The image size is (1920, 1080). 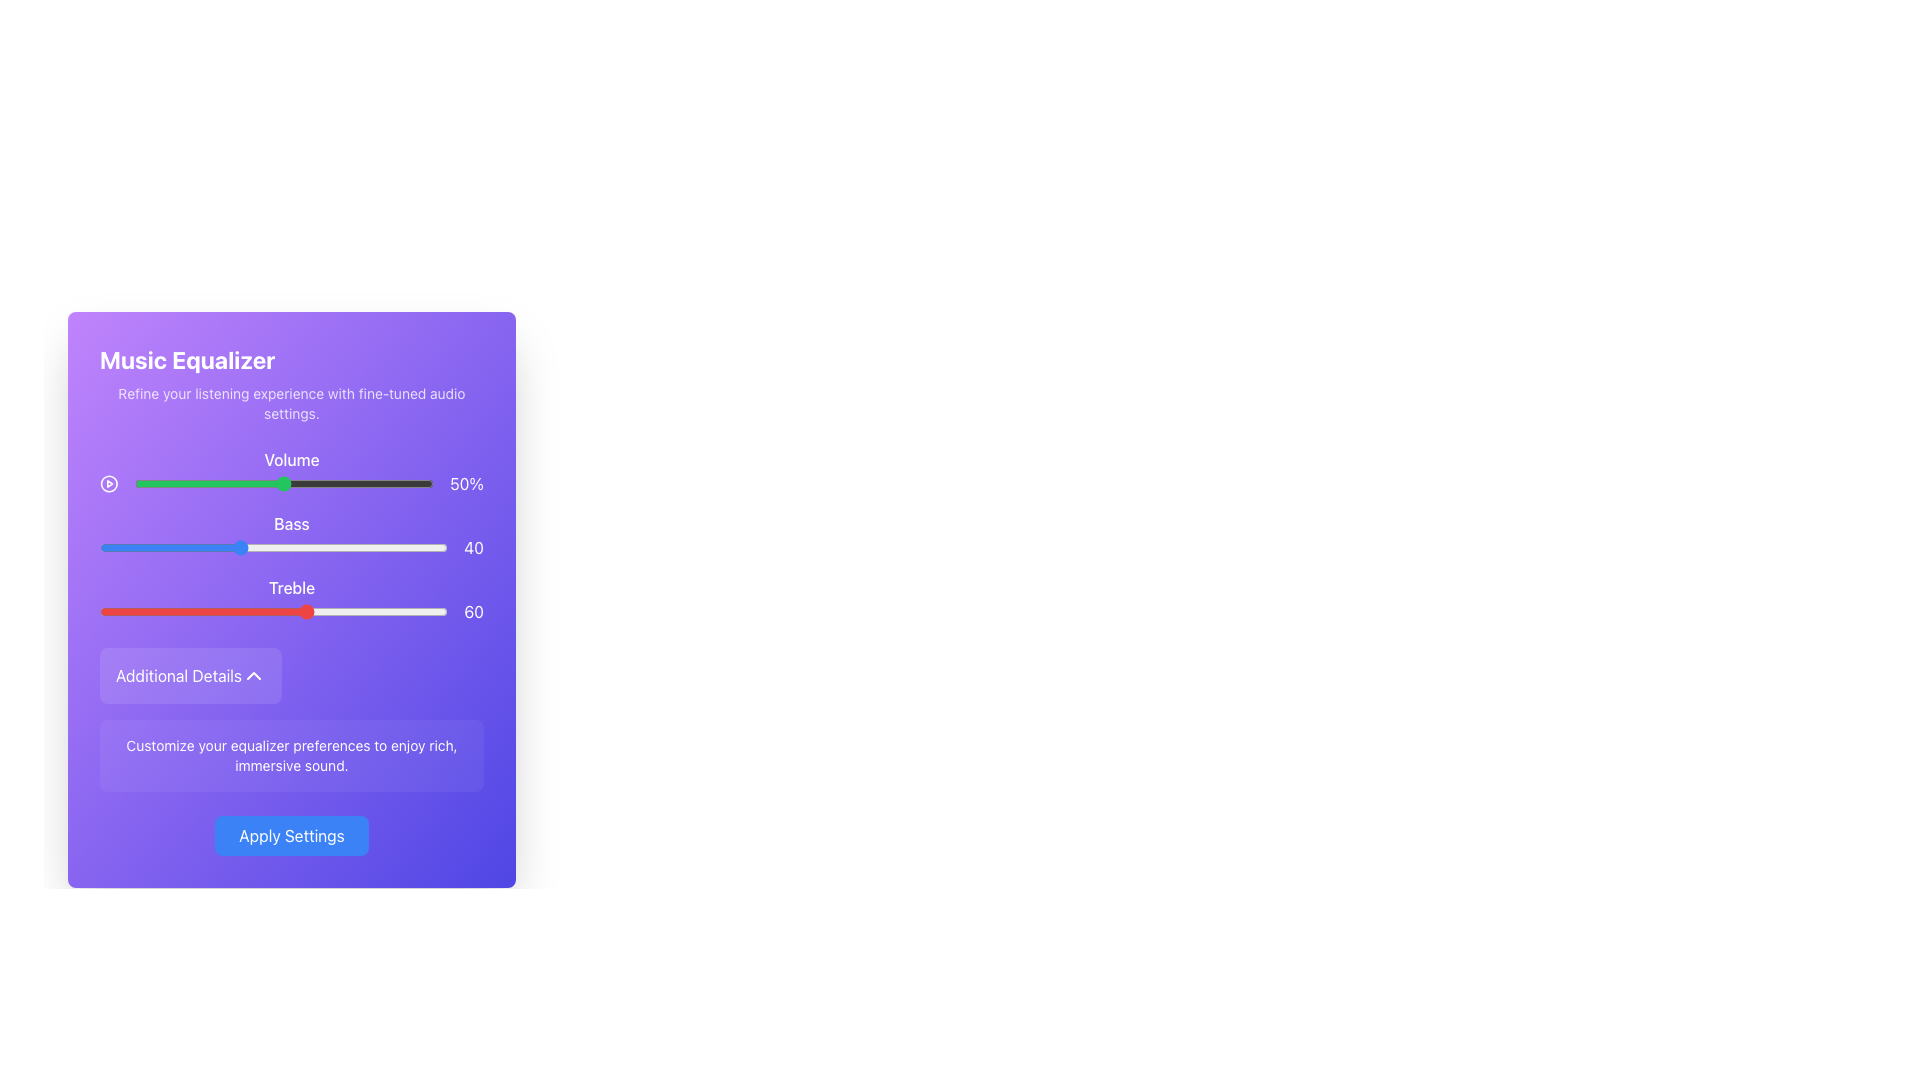 I want to click on text content of the label displaying '50%' on the far-right side of the horizontal volume slider, styled in white font on a purple background, so click(x=466, y=483).